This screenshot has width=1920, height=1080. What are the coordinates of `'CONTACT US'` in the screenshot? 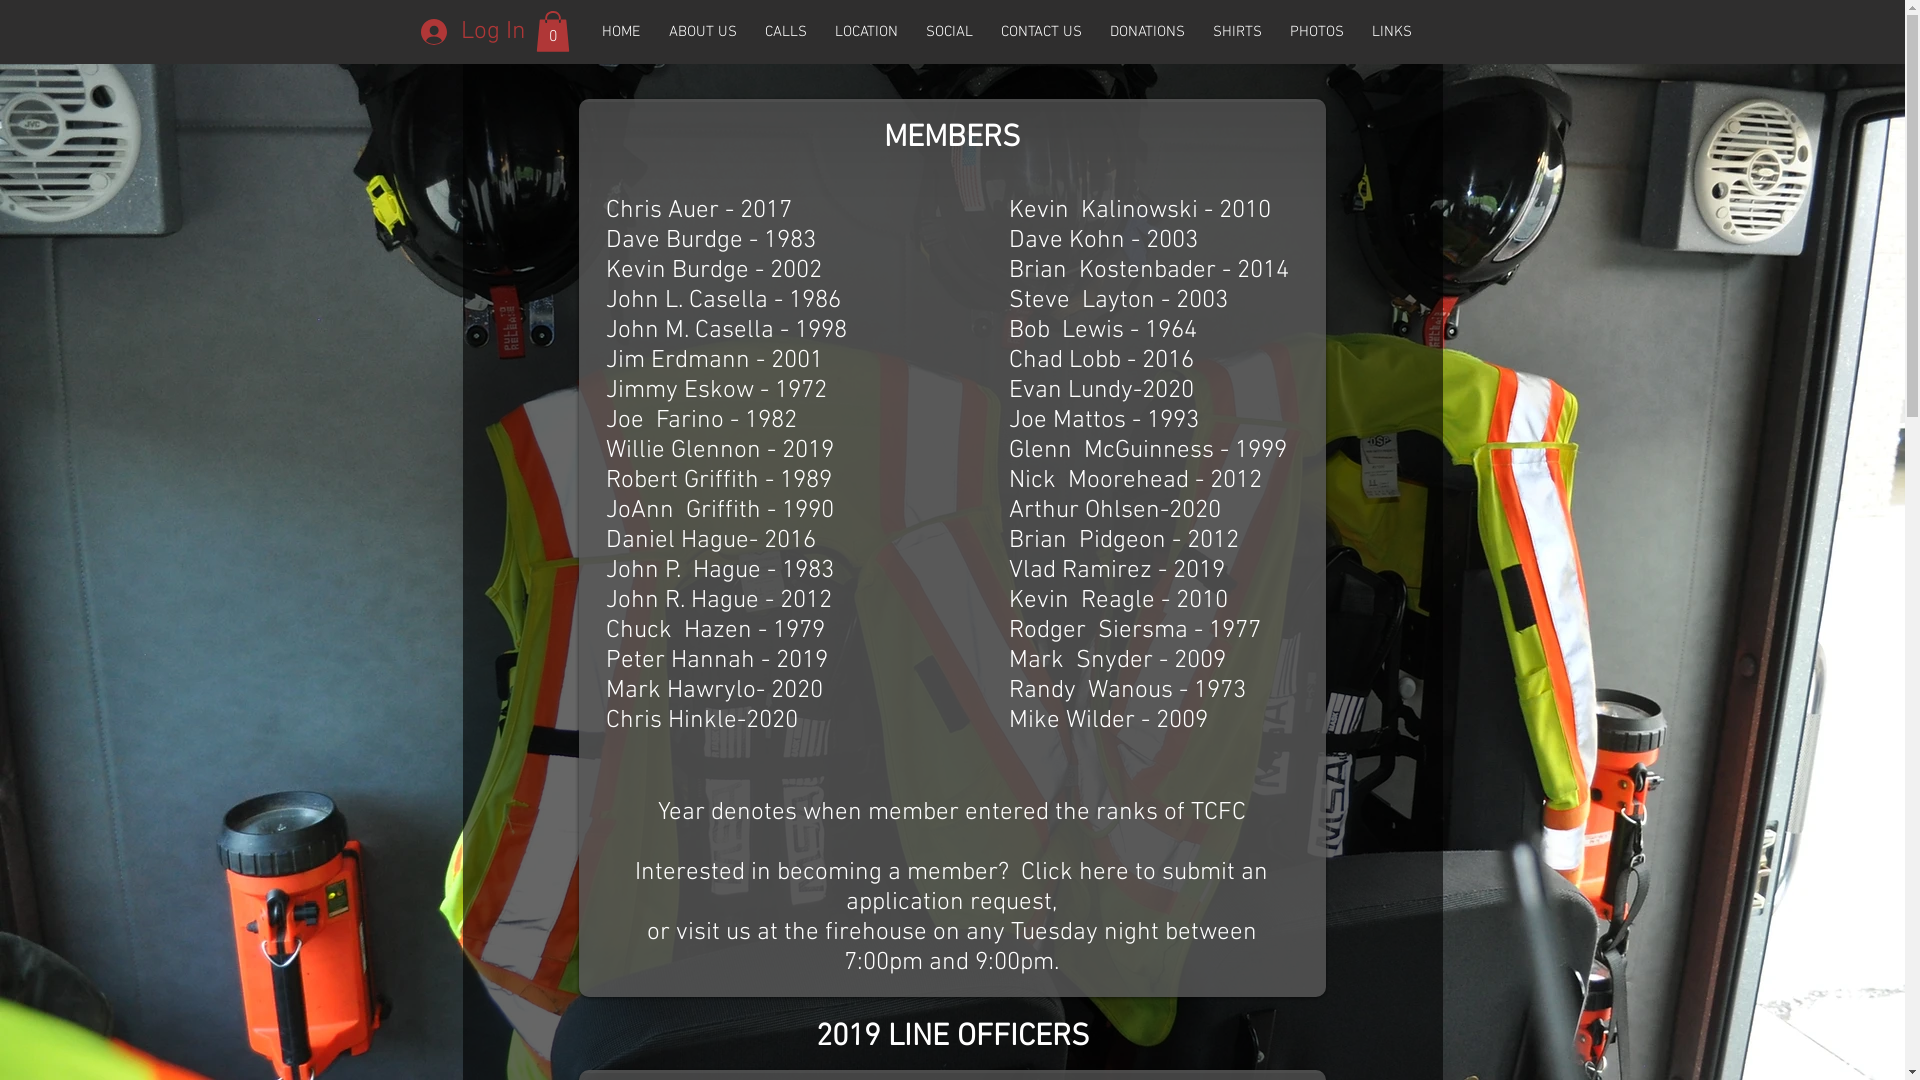 It's located at (1040, 31).